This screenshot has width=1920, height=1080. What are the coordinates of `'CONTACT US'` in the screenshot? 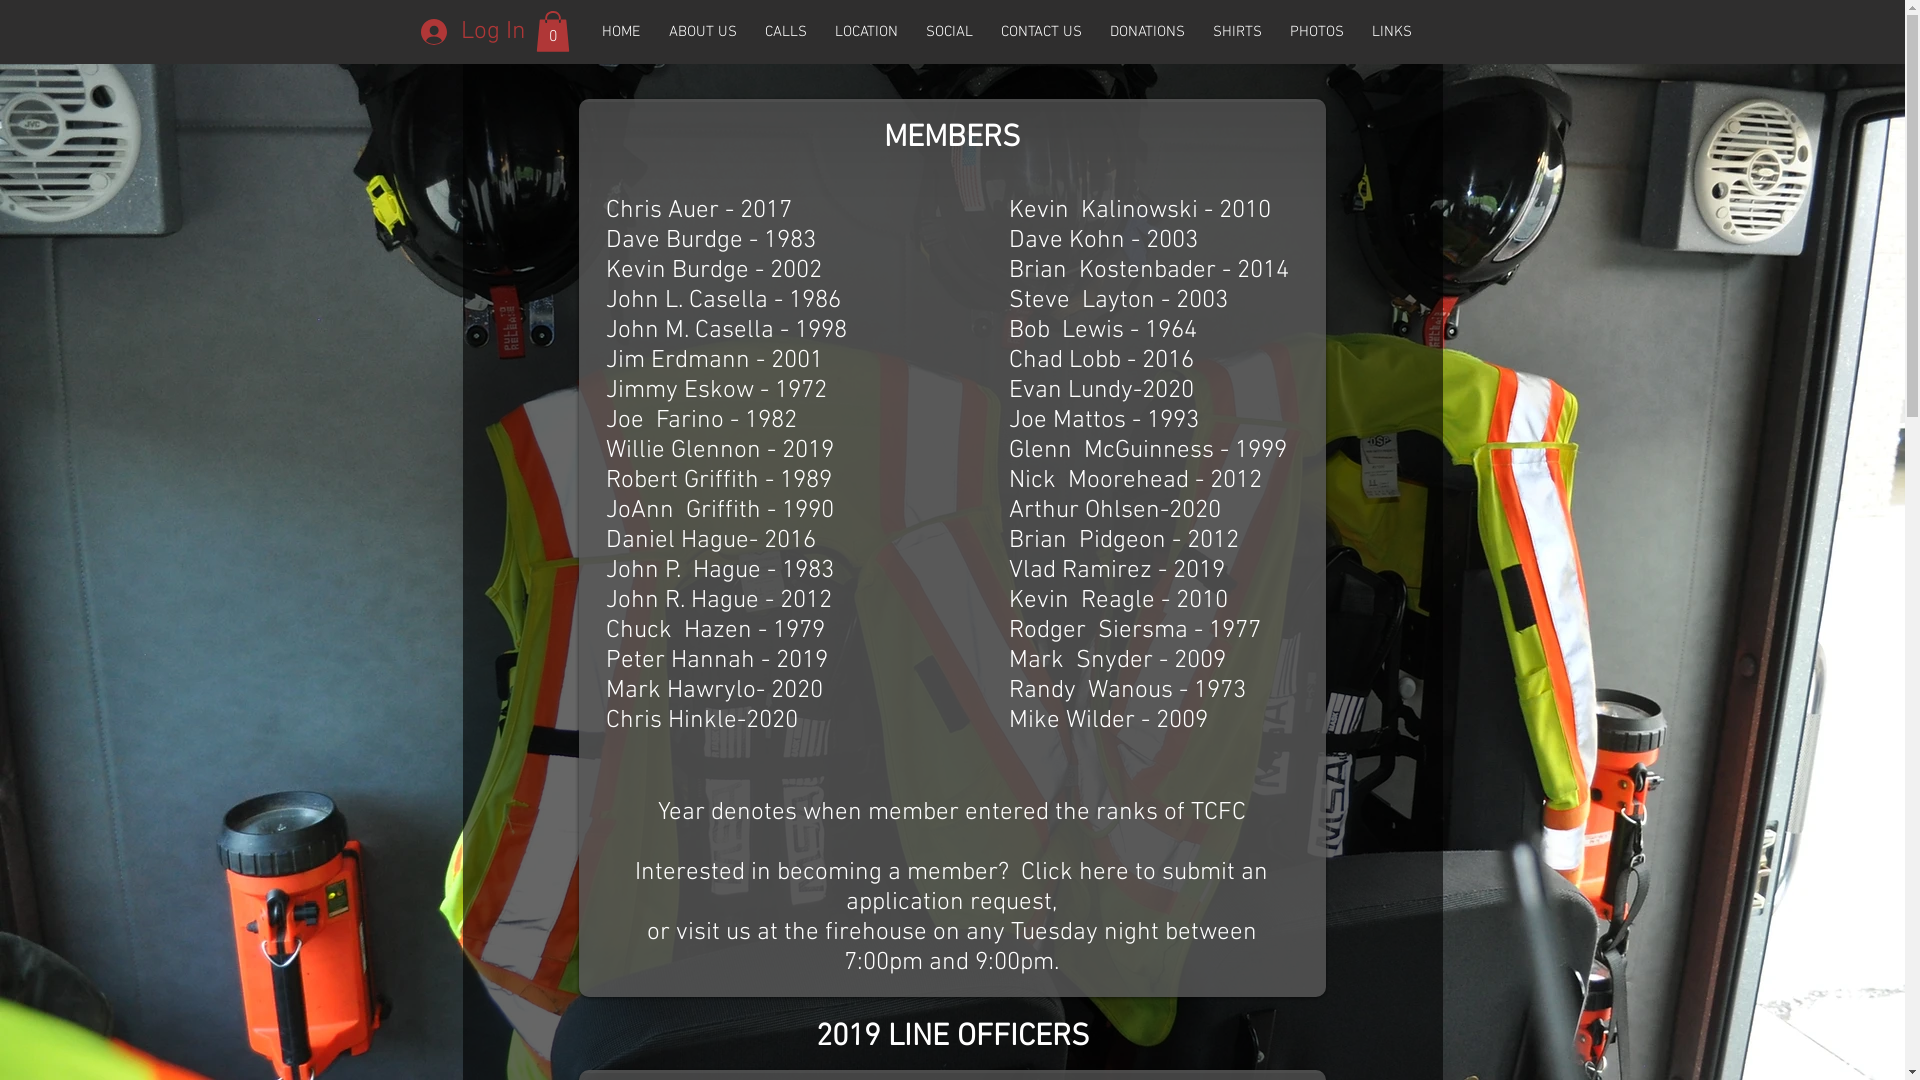 It's located at (1040, 31).